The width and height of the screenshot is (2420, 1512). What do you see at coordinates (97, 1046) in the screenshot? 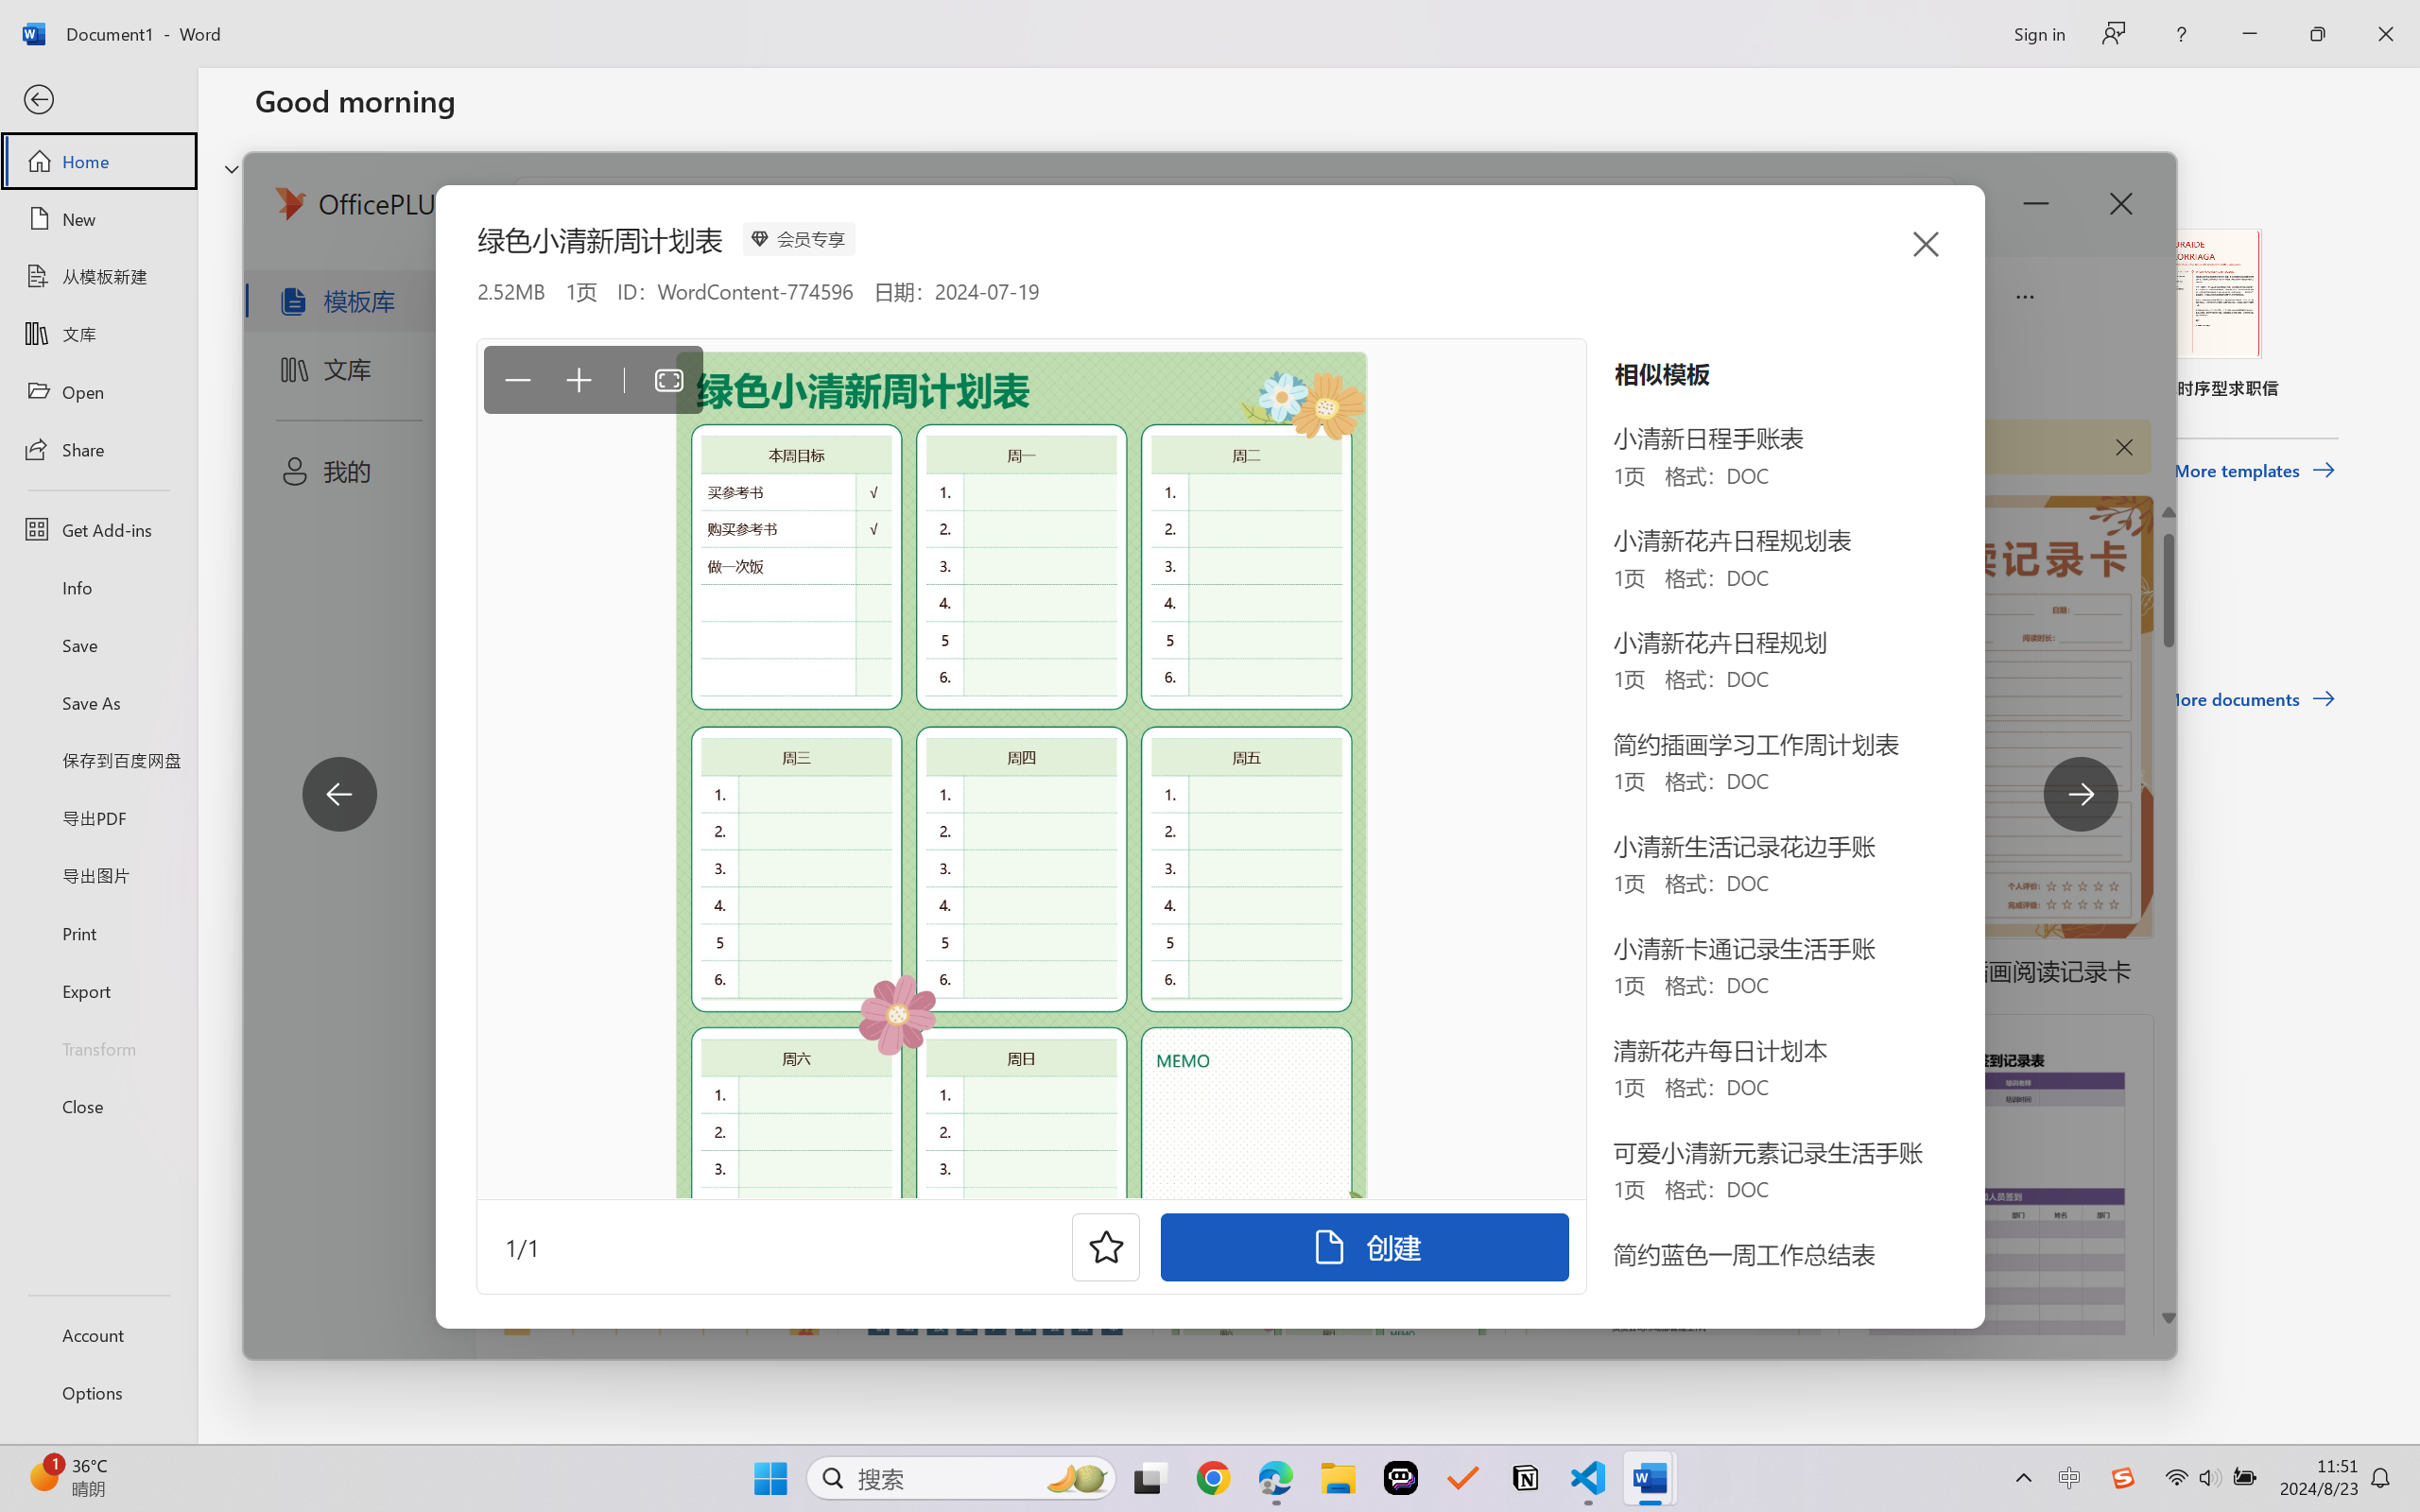
I see `'Transform'` at bounding box center [97, 1046].